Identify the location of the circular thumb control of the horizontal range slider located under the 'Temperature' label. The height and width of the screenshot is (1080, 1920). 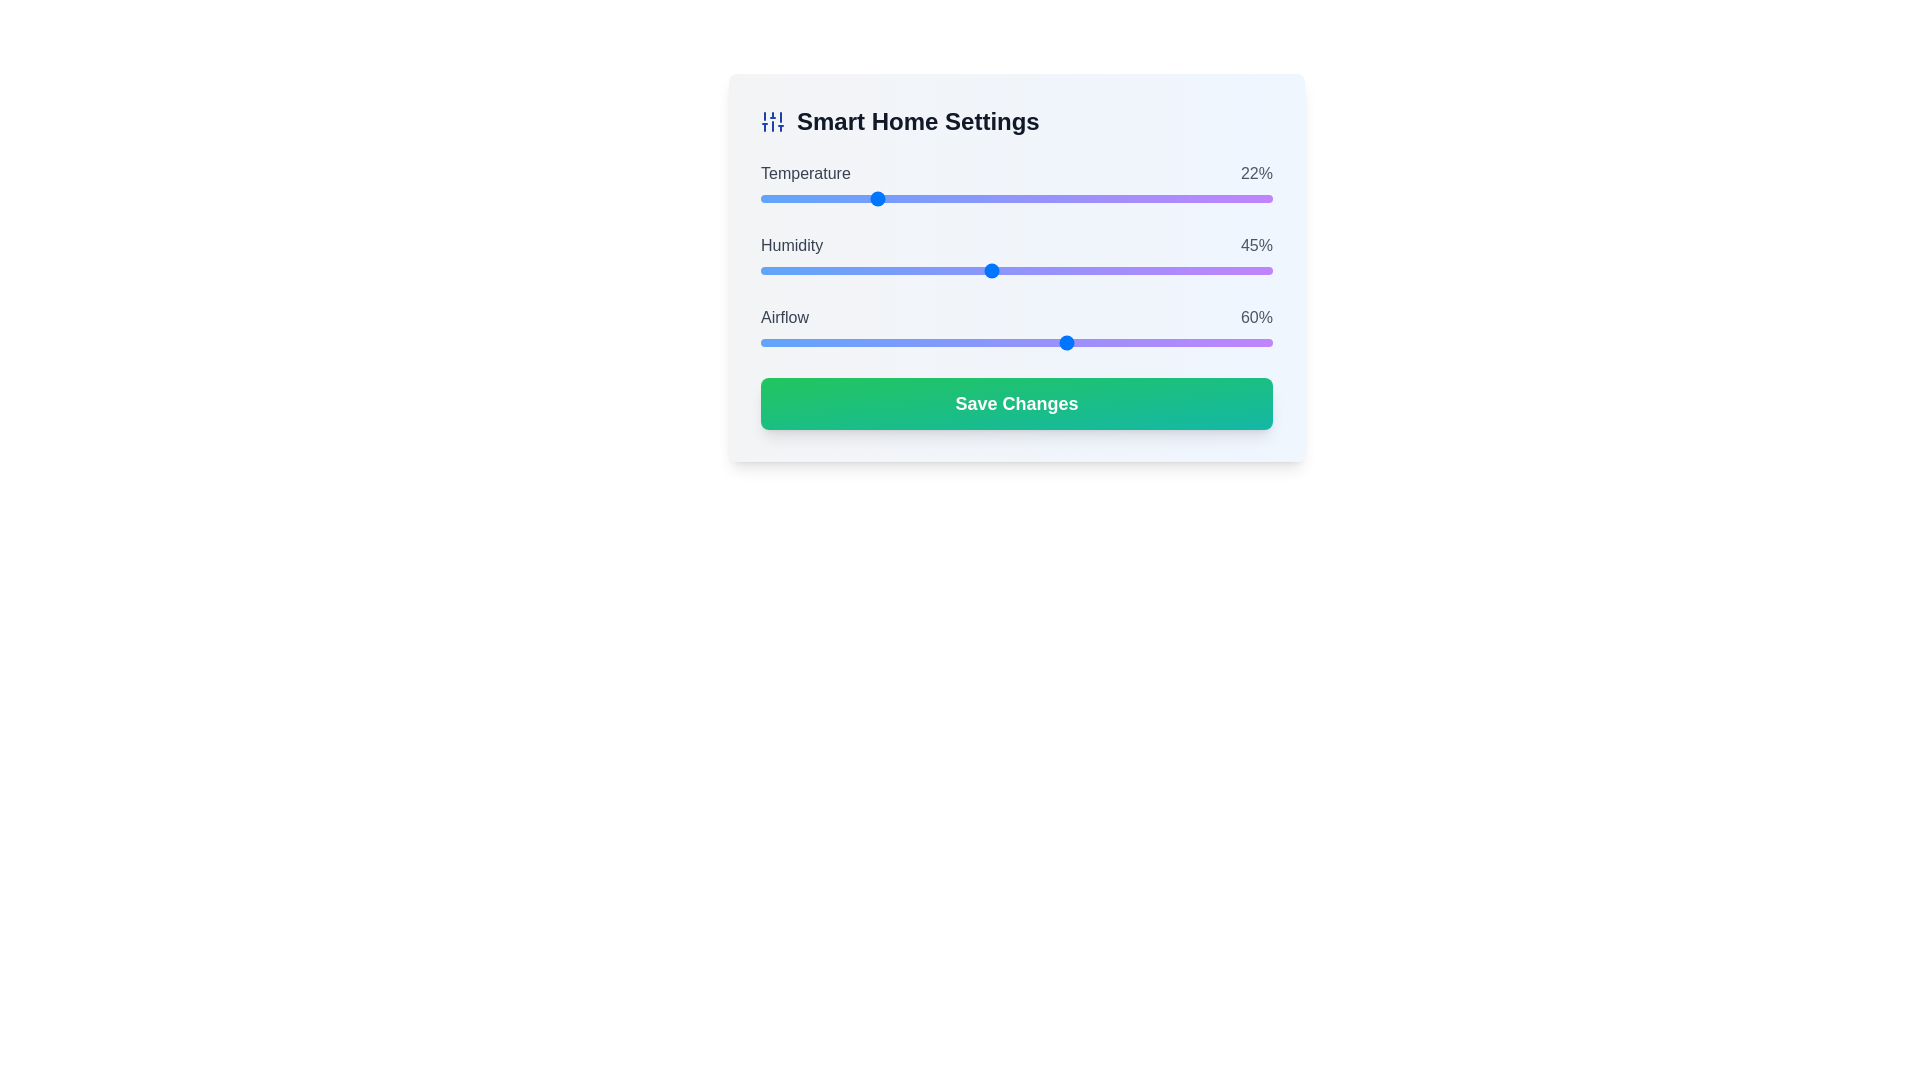
(1017, 199).